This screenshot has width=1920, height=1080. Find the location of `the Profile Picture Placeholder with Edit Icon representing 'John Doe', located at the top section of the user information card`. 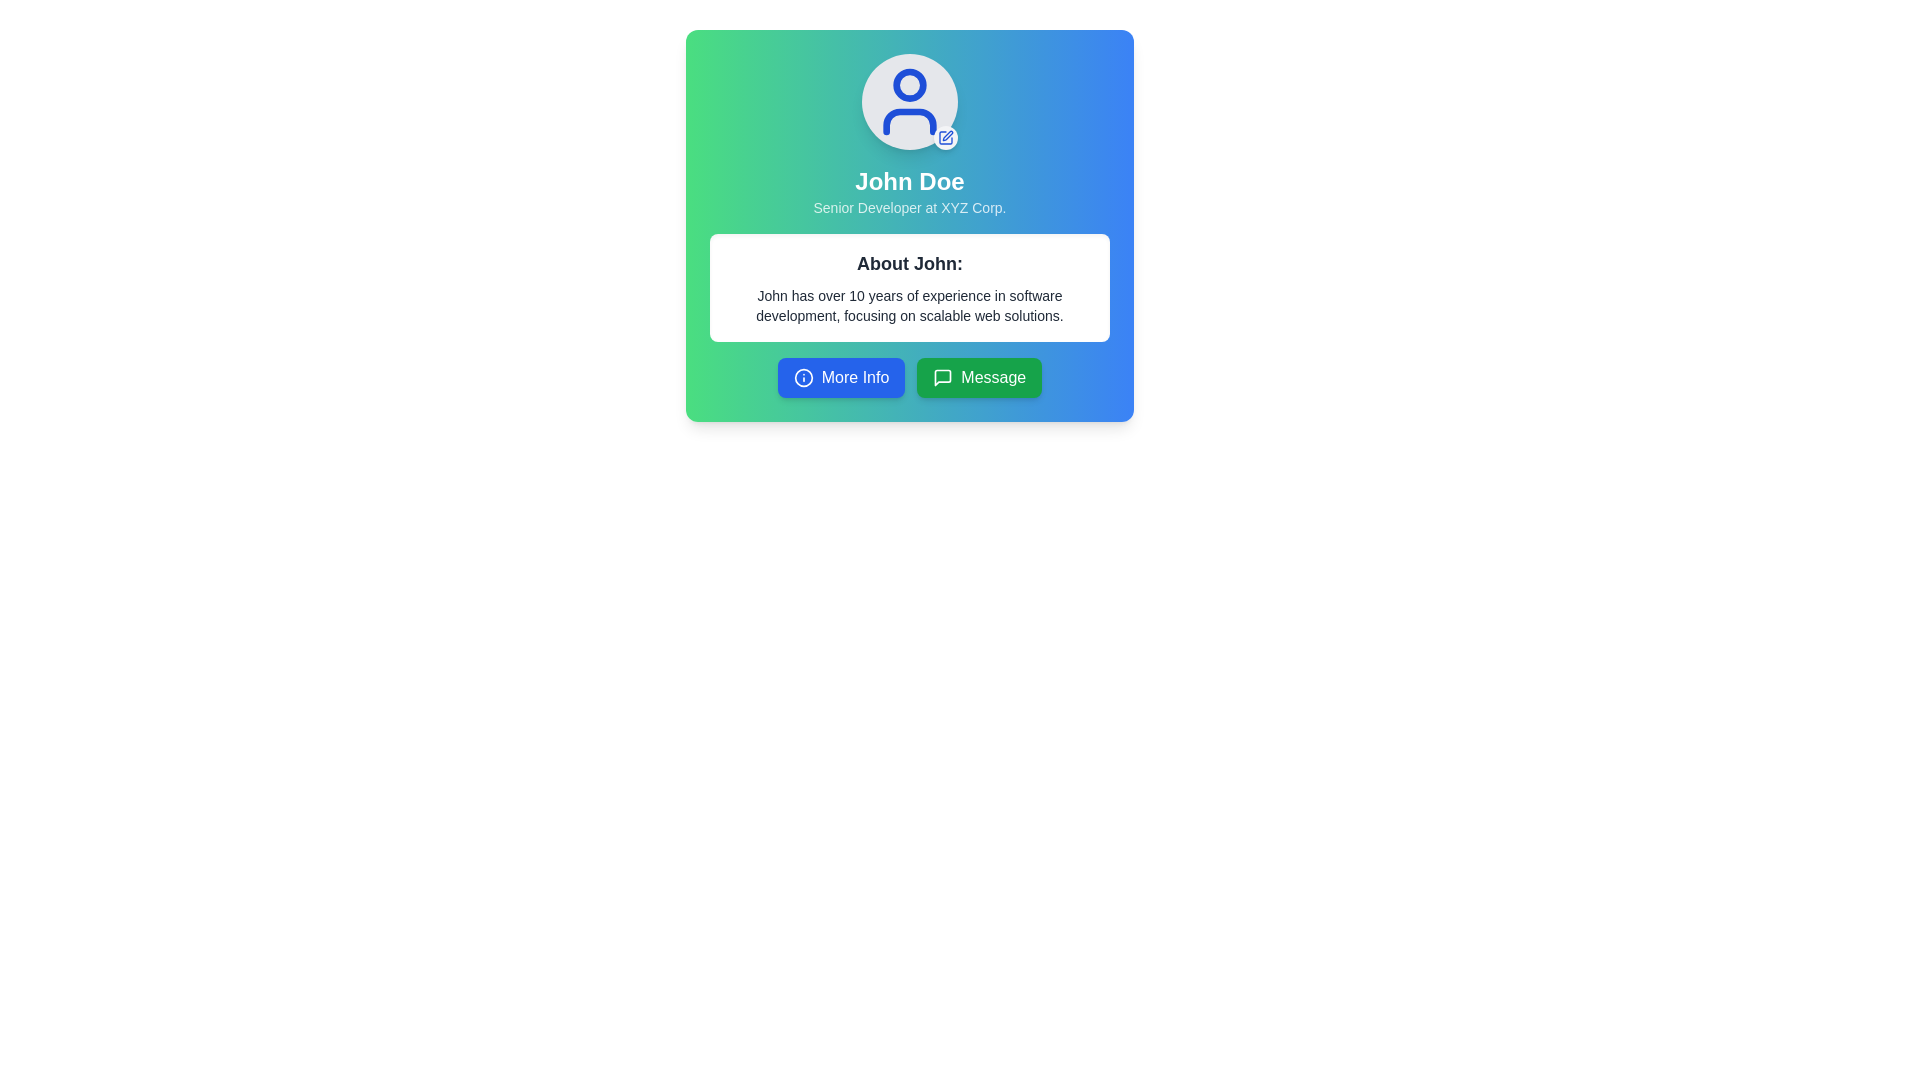

the Profile Picture Placeholder with Edit Icon representing 'John Doe', located at the top section of the user information card is located at coordinates (909, 101).